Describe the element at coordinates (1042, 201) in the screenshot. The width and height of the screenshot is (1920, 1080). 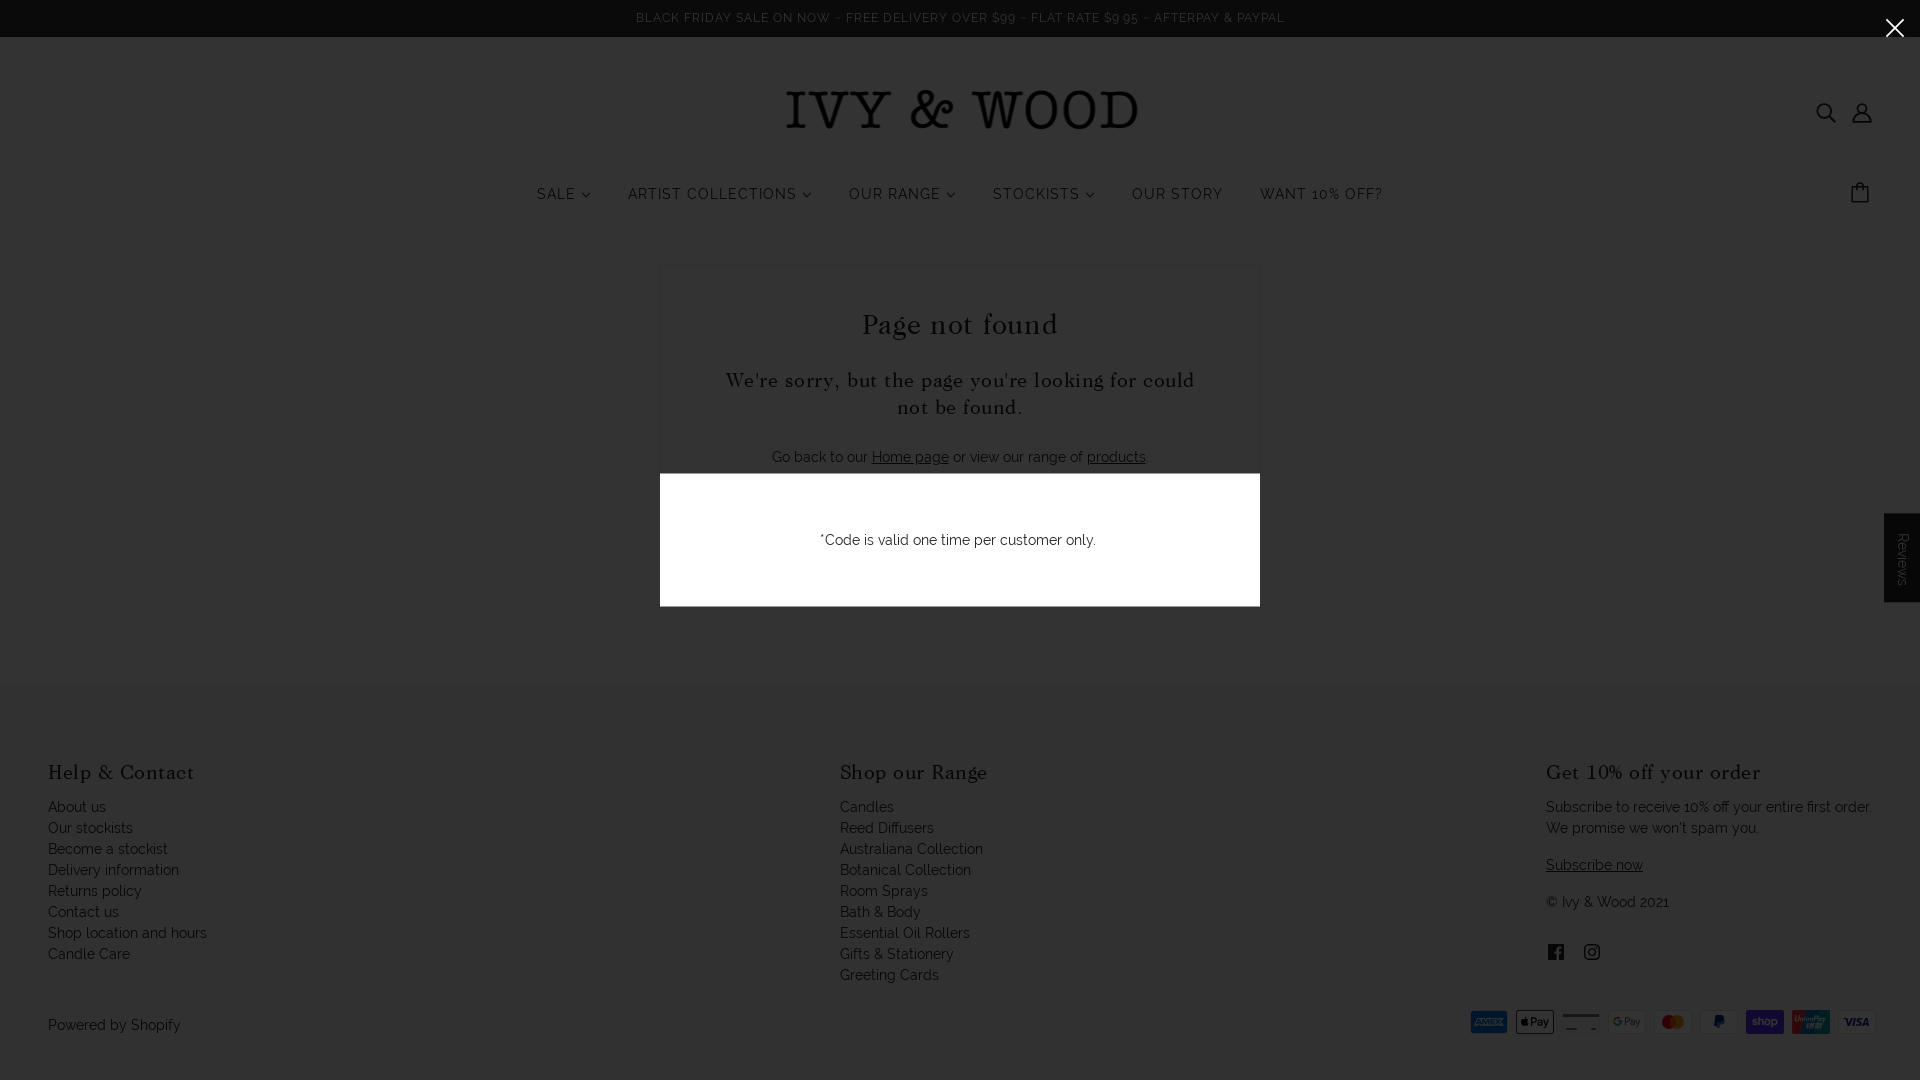
I see `'STOCKISTS'` at that location.